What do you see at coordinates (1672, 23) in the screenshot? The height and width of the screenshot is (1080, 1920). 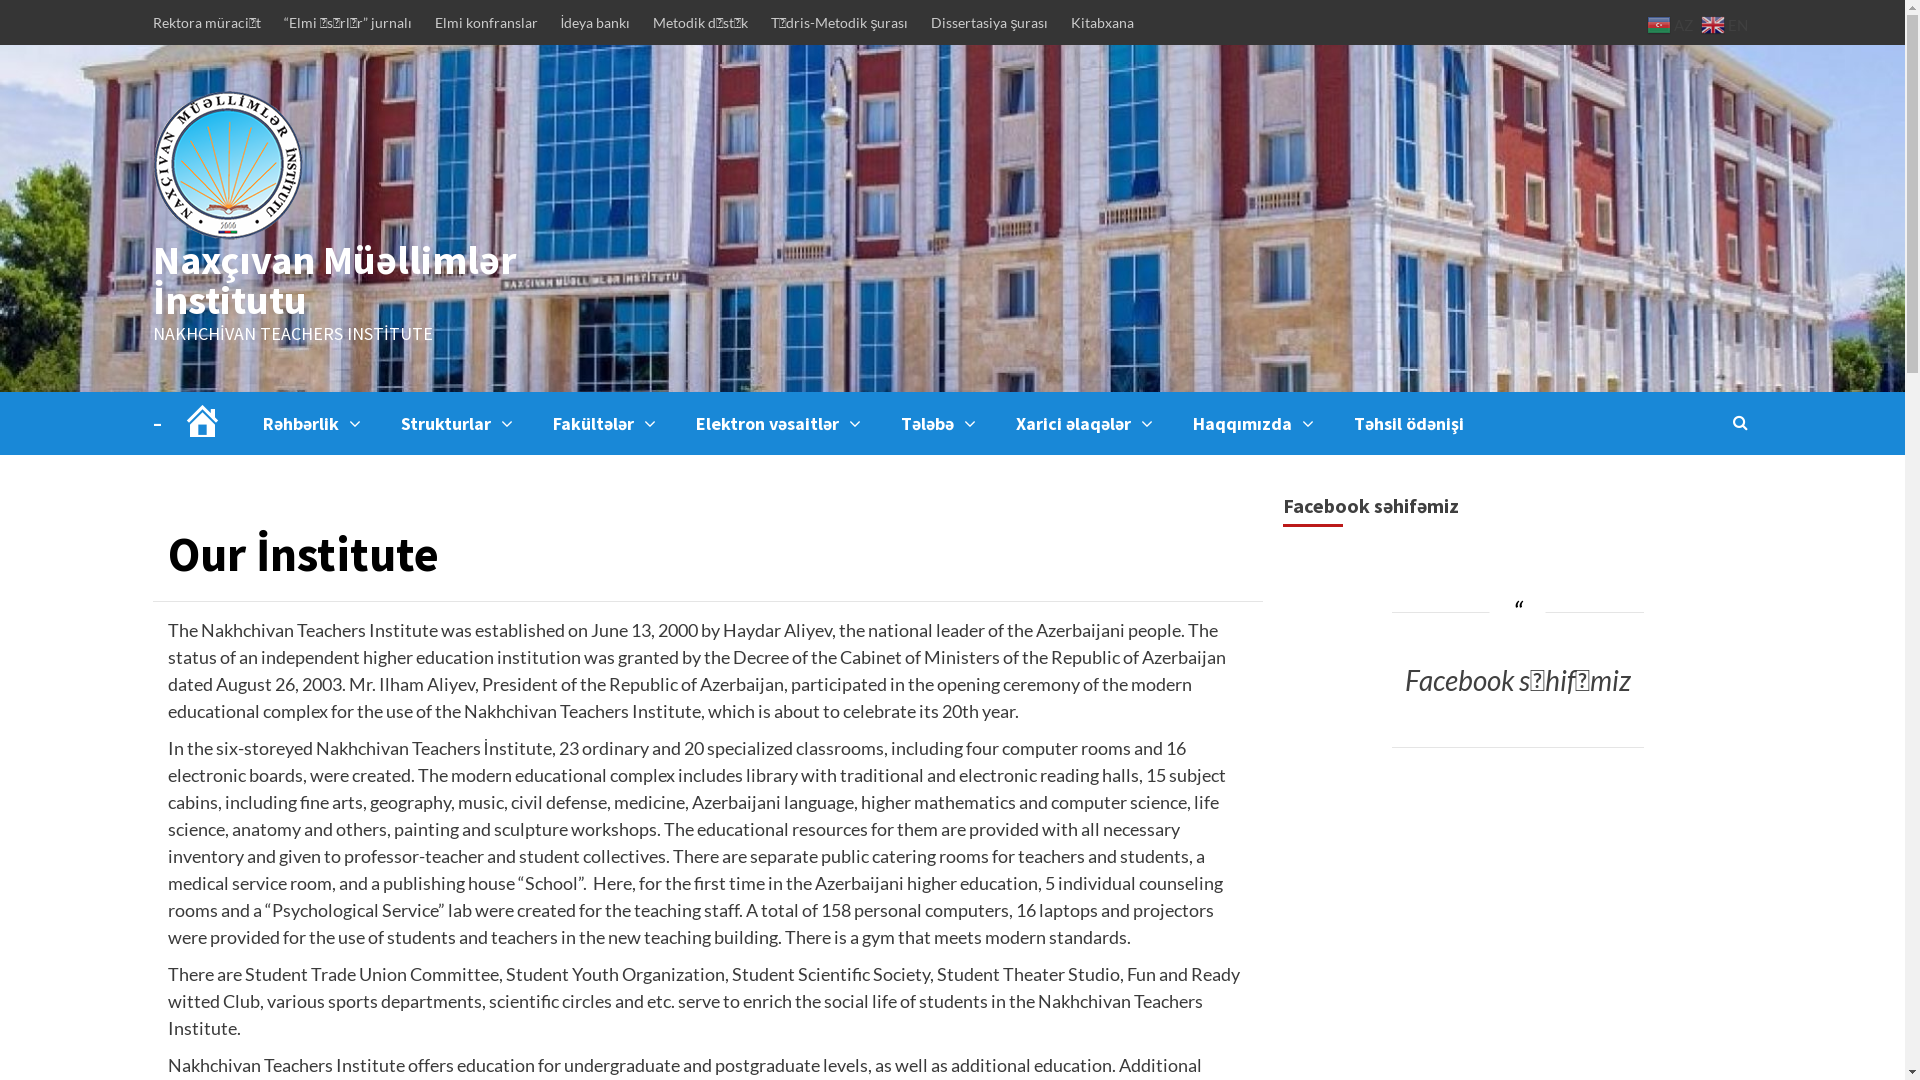 I see `'AZ'` at bounding box center [1672, 23].